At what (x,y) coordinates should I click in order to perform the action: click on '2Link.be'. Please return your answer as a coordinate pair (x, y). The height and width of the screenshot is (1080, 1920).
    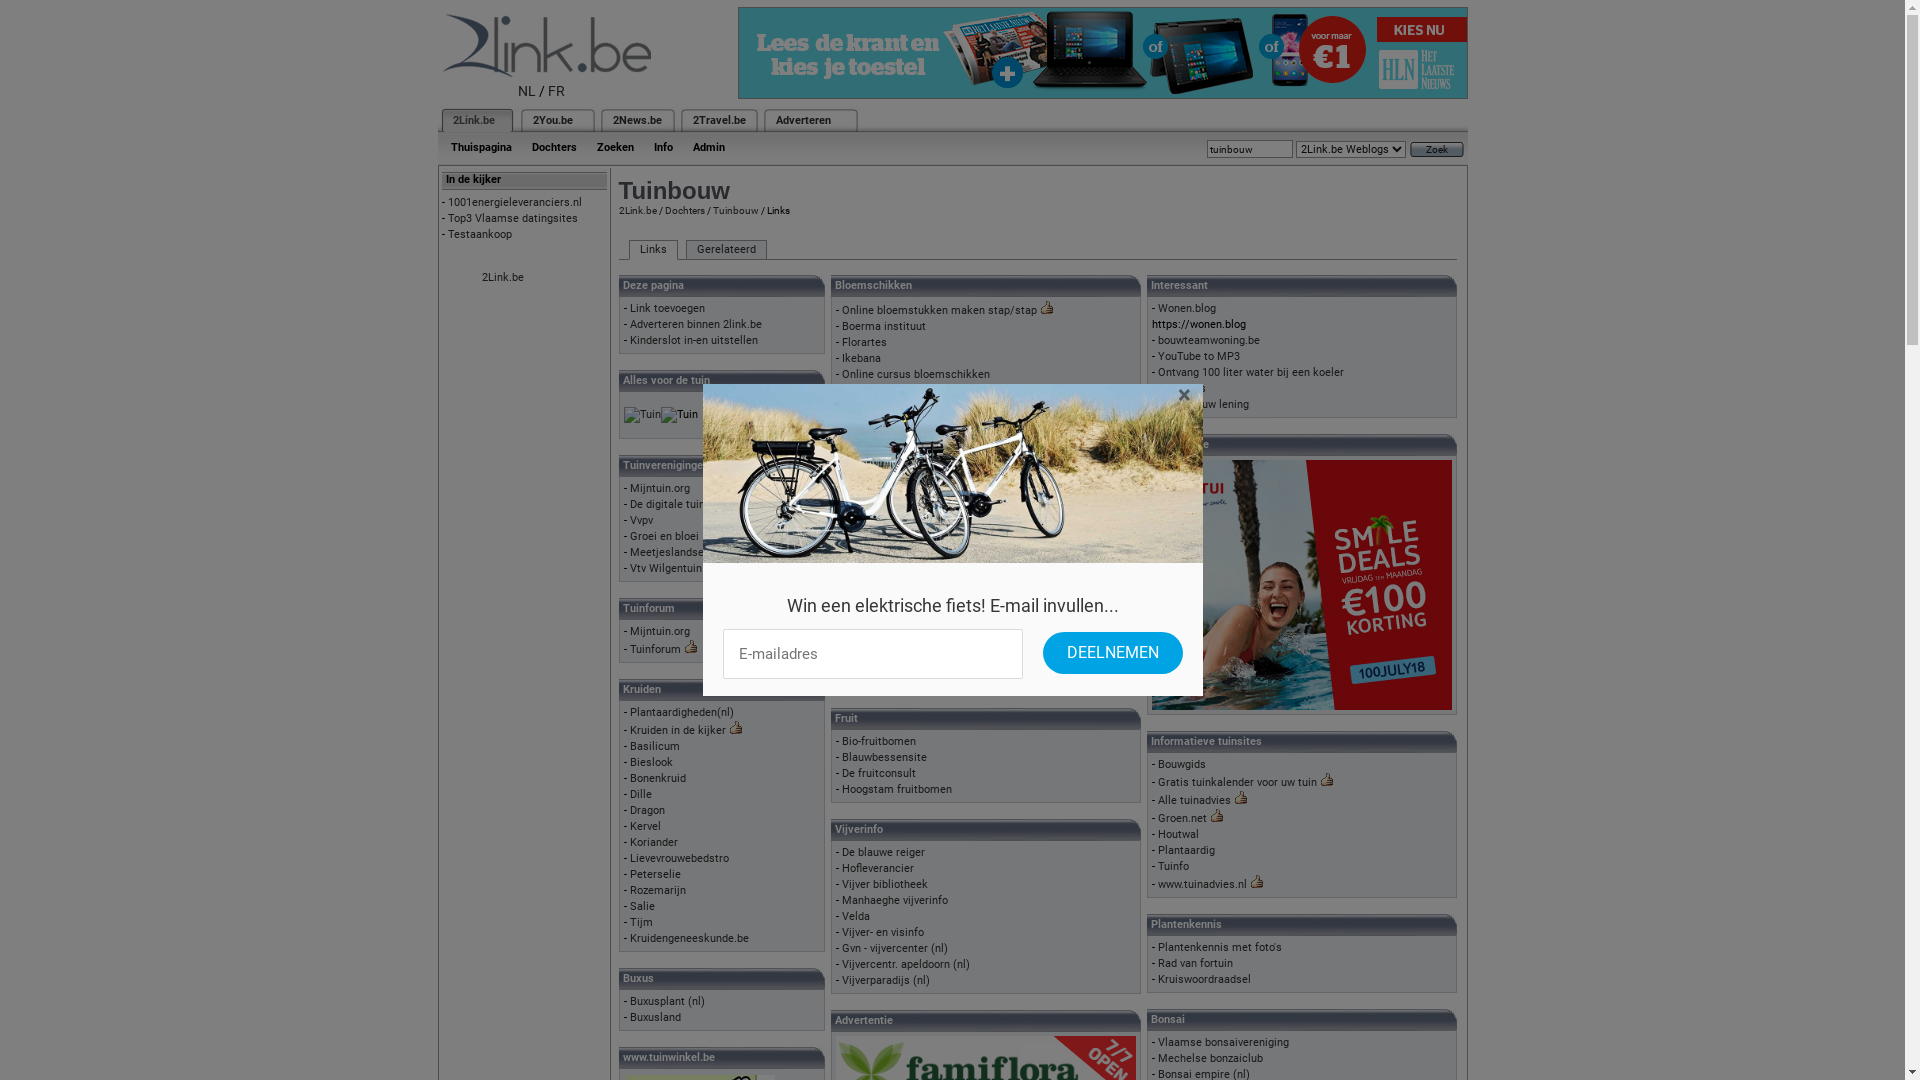
    Looking at the image, I should click on (636, 210).